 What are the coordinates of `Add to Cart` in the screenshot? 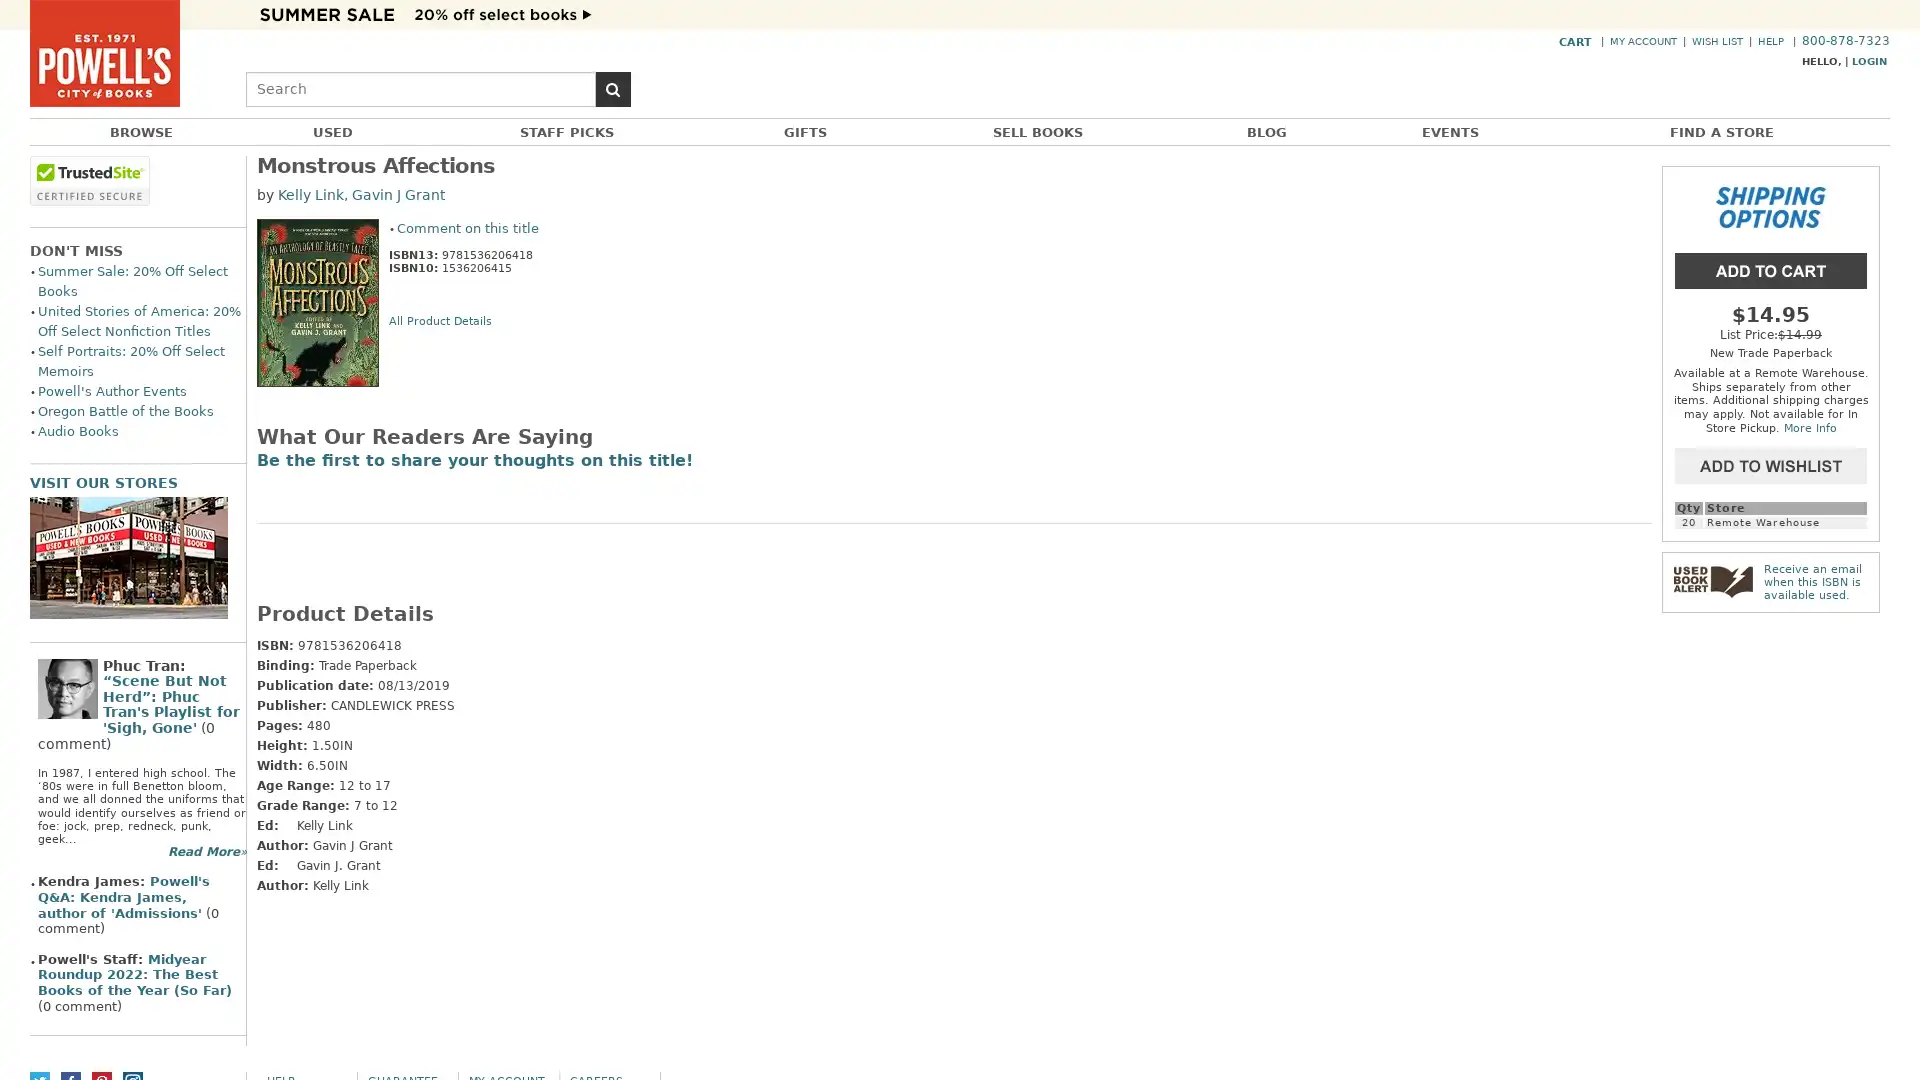 It's located at (1771, 268).